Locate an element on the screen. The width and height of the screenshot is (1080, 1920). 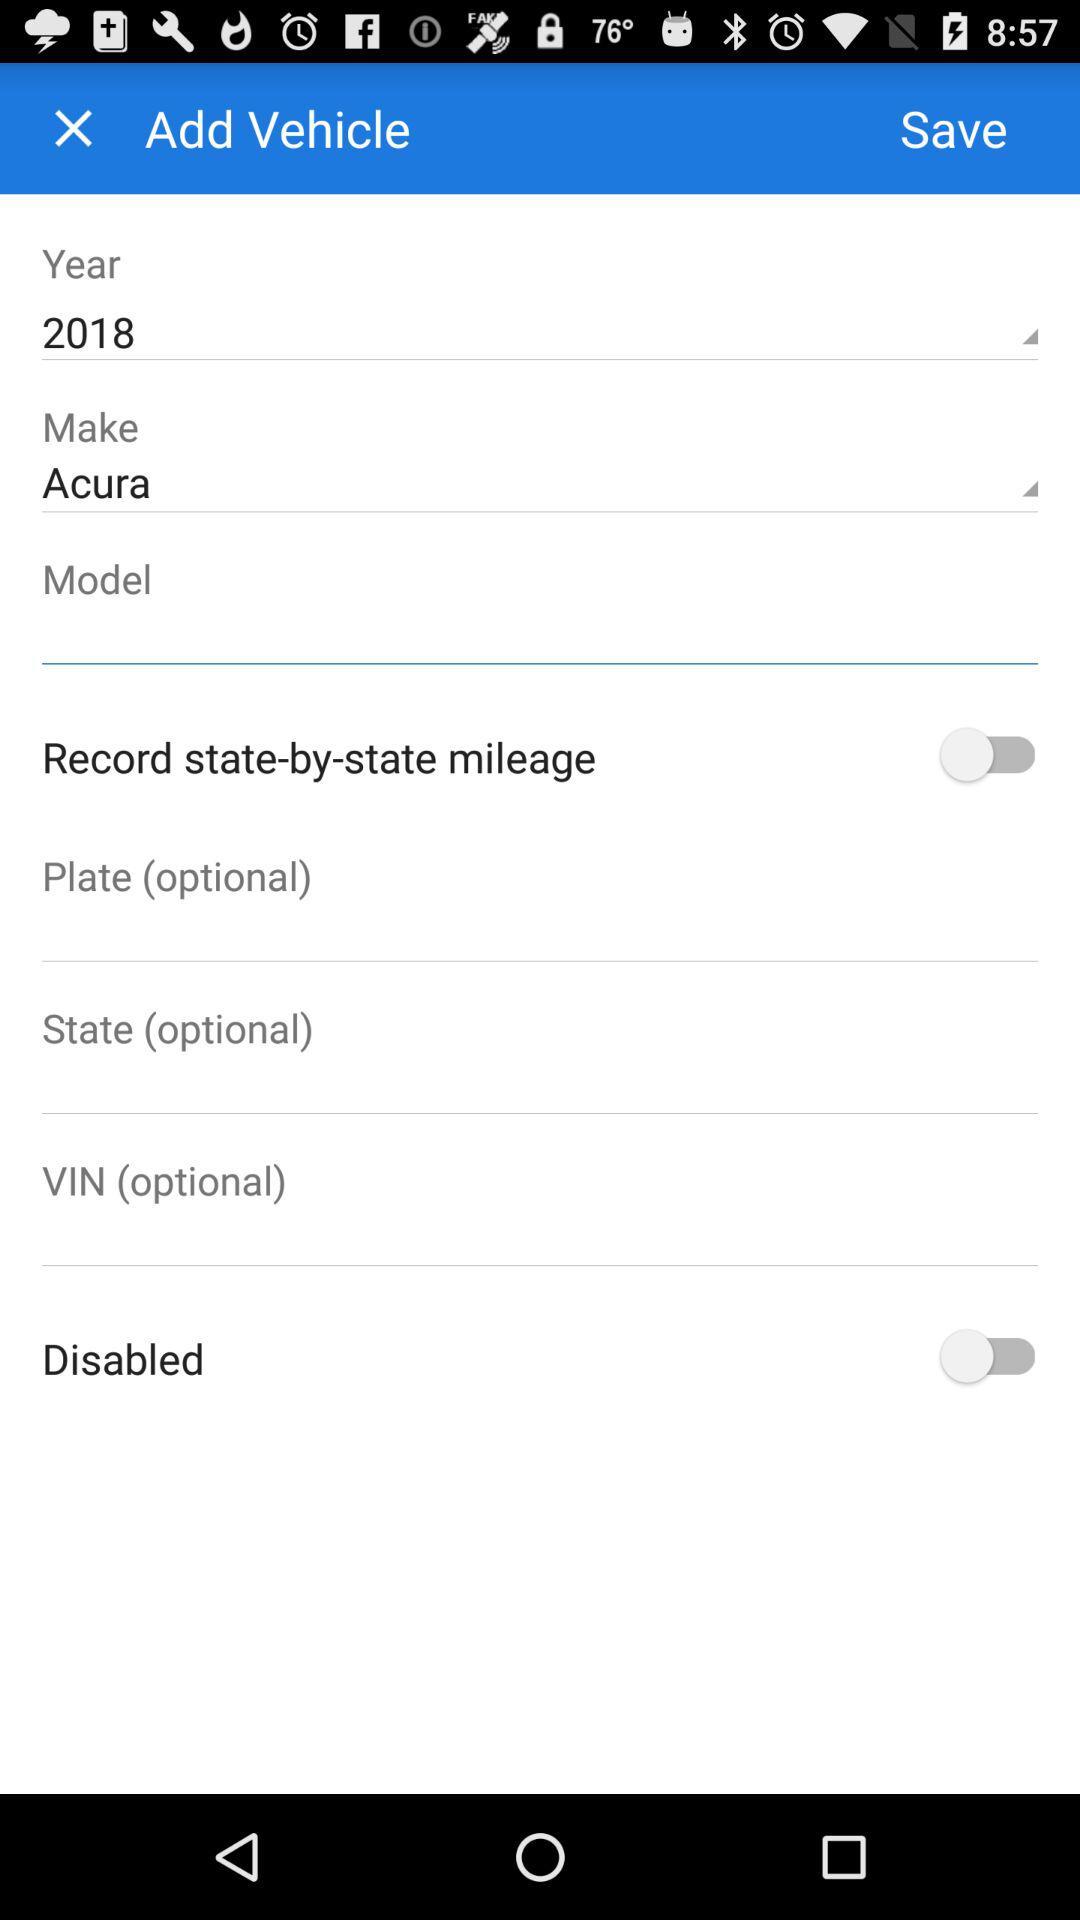
plate number on vehicle is located at coordinates (540, 930).